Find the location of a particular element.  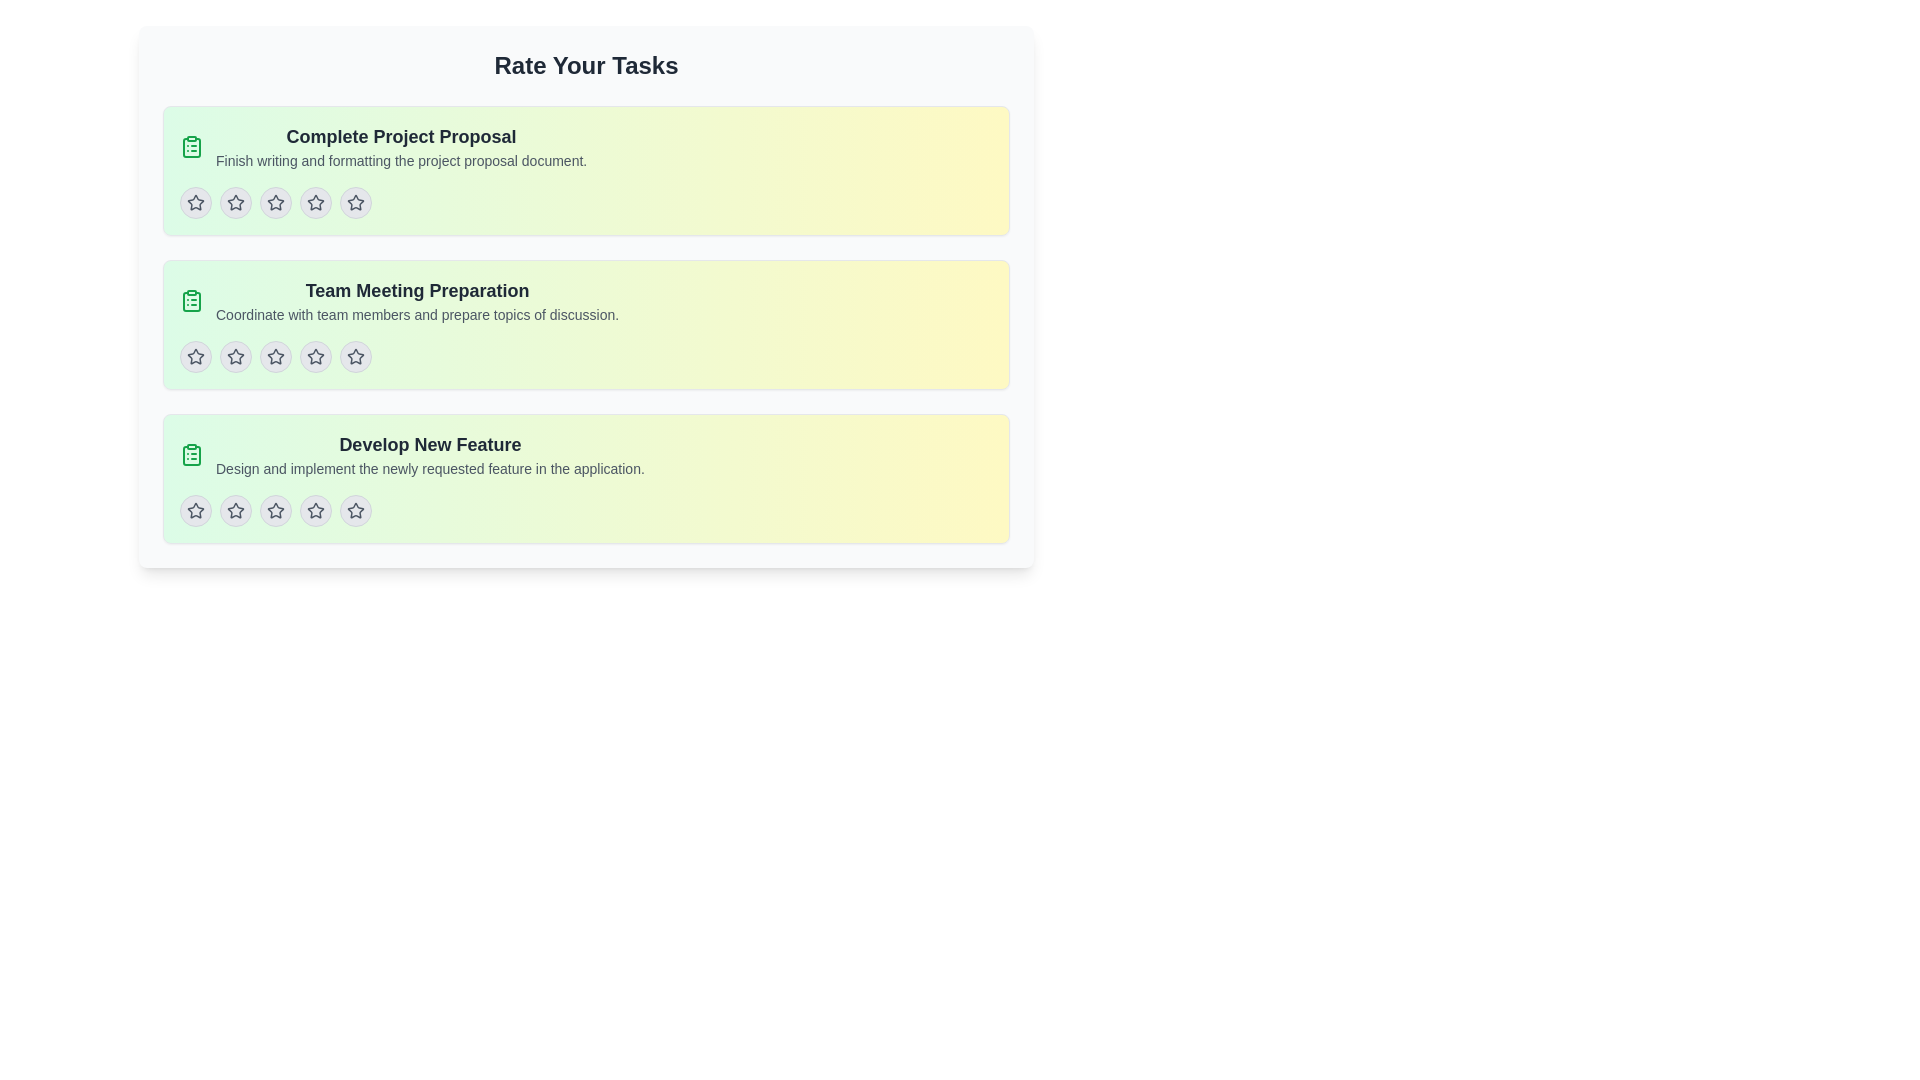

the third star button in the row of five rating stars on the first task card titled 'Complete Project Proposal' is located at coordinates (274, 203).